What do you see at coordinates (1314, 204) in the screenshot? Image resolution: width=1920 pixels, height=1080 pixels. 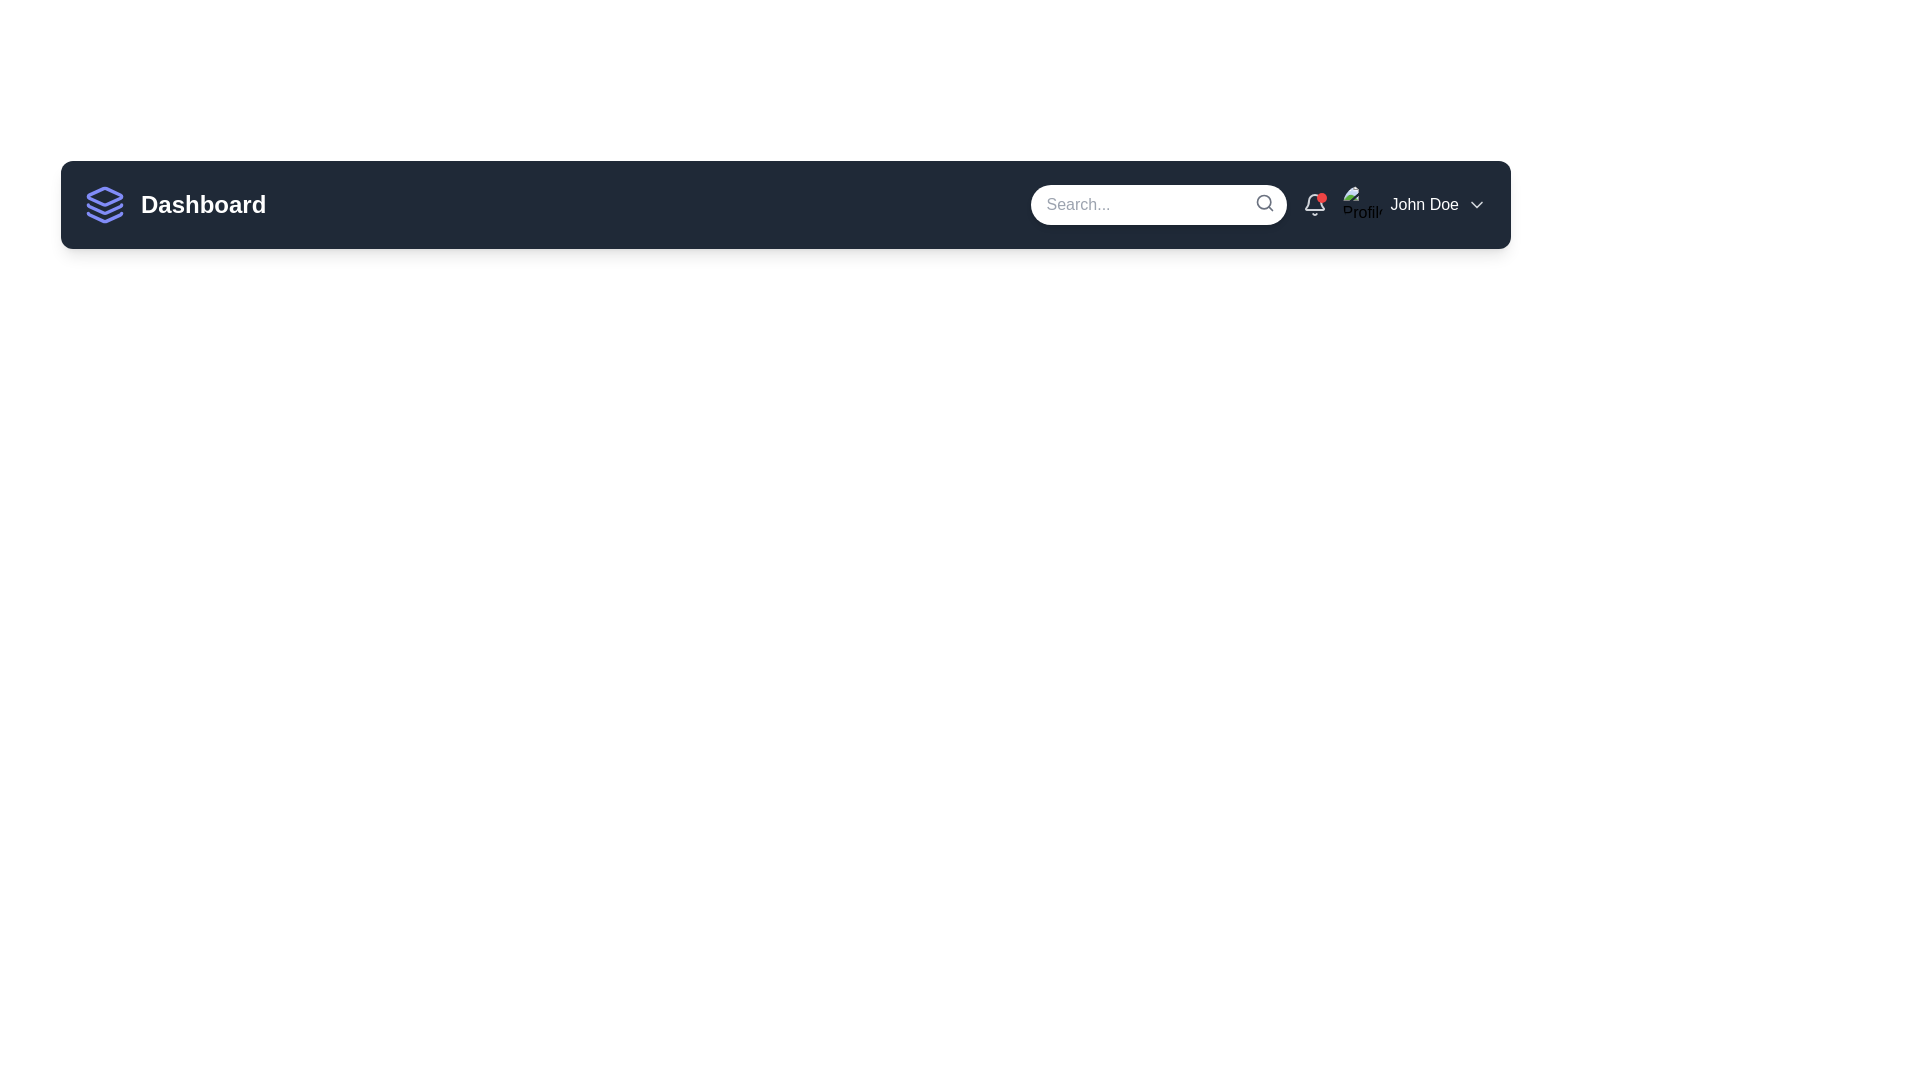 I see `the bell icon located at the top-right corner of the navigation bar` at bounding box center [1314, 204].